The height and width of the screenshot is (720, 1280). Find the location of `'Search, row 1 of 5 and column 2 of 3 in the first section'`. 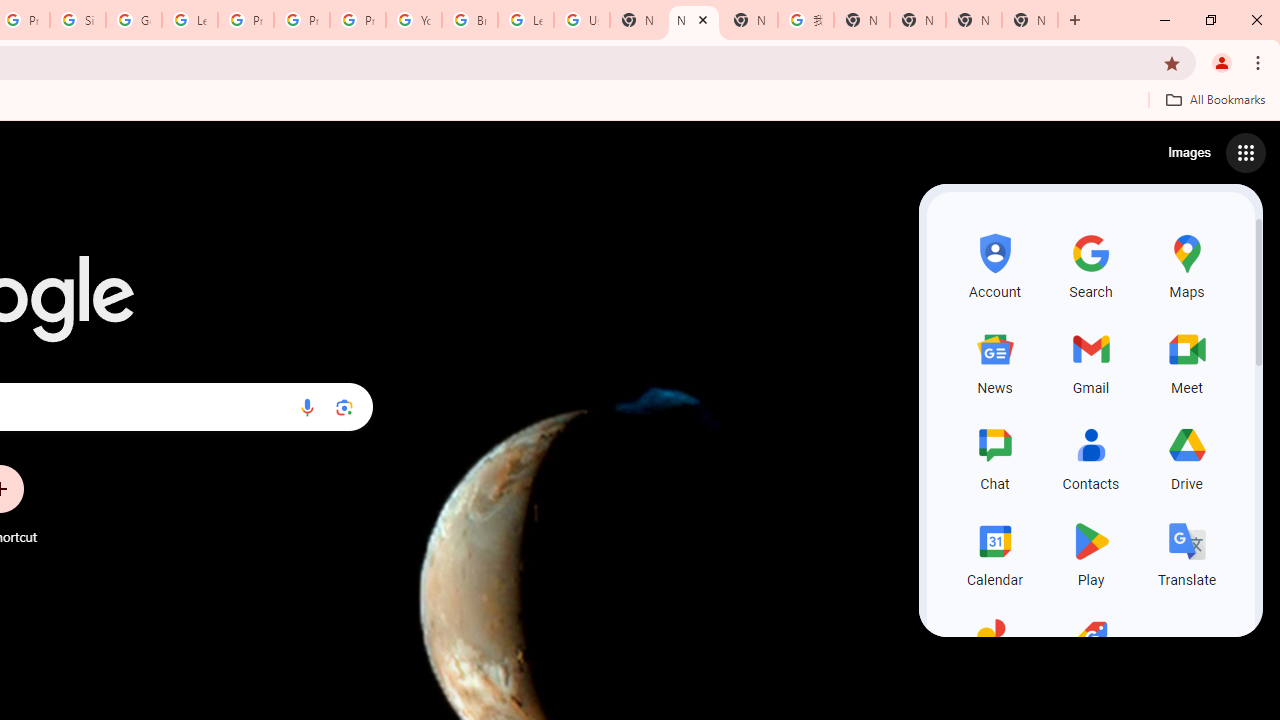

'Search, row 1 of 5 and column 2 of 3 in the first section' is located at coordinates (1090, 262).